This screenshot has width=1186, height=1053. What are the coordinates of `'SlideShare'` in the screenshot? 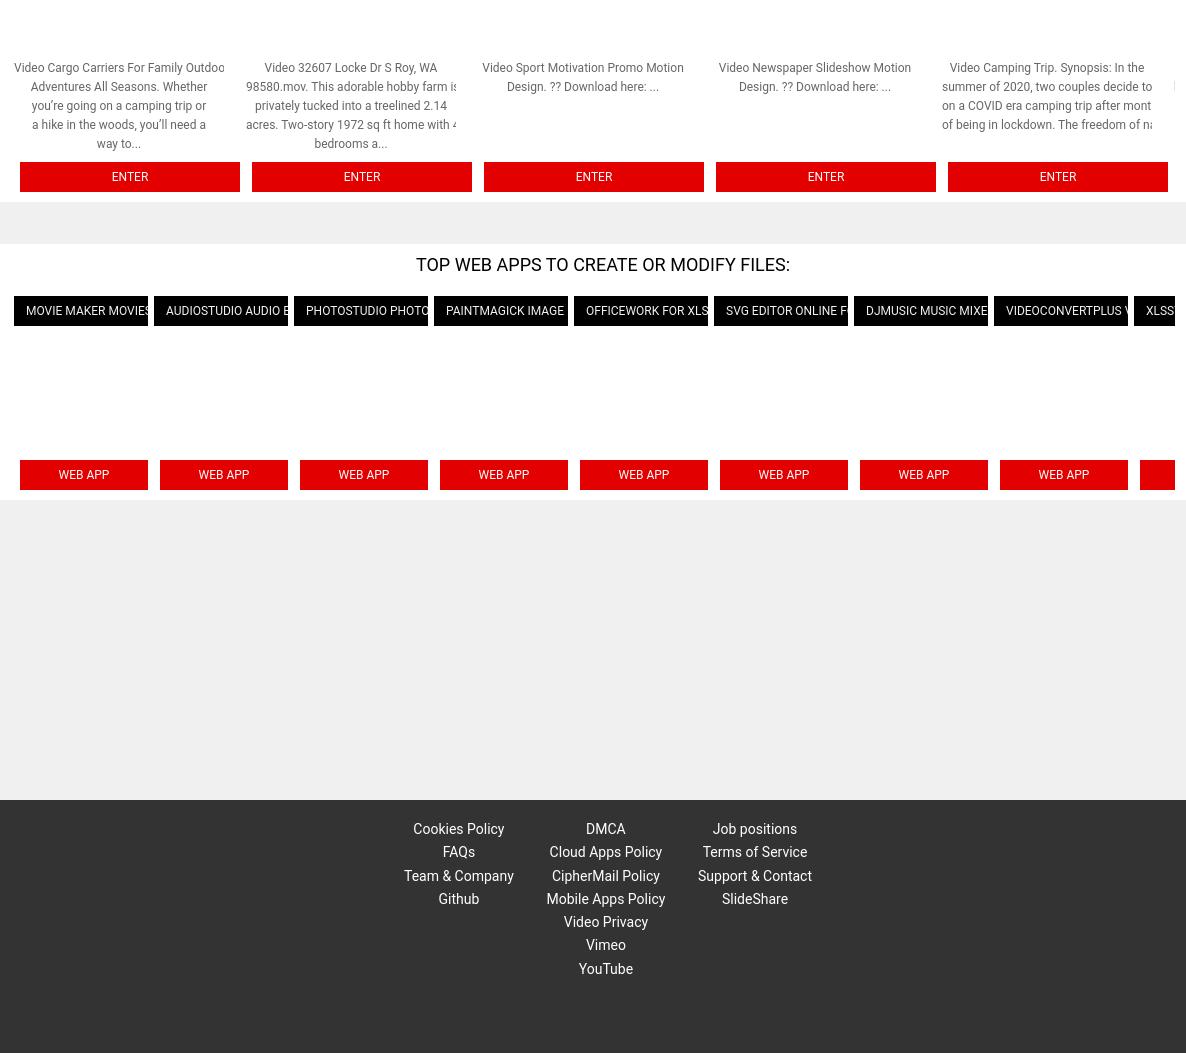 It's located at (753, 897).